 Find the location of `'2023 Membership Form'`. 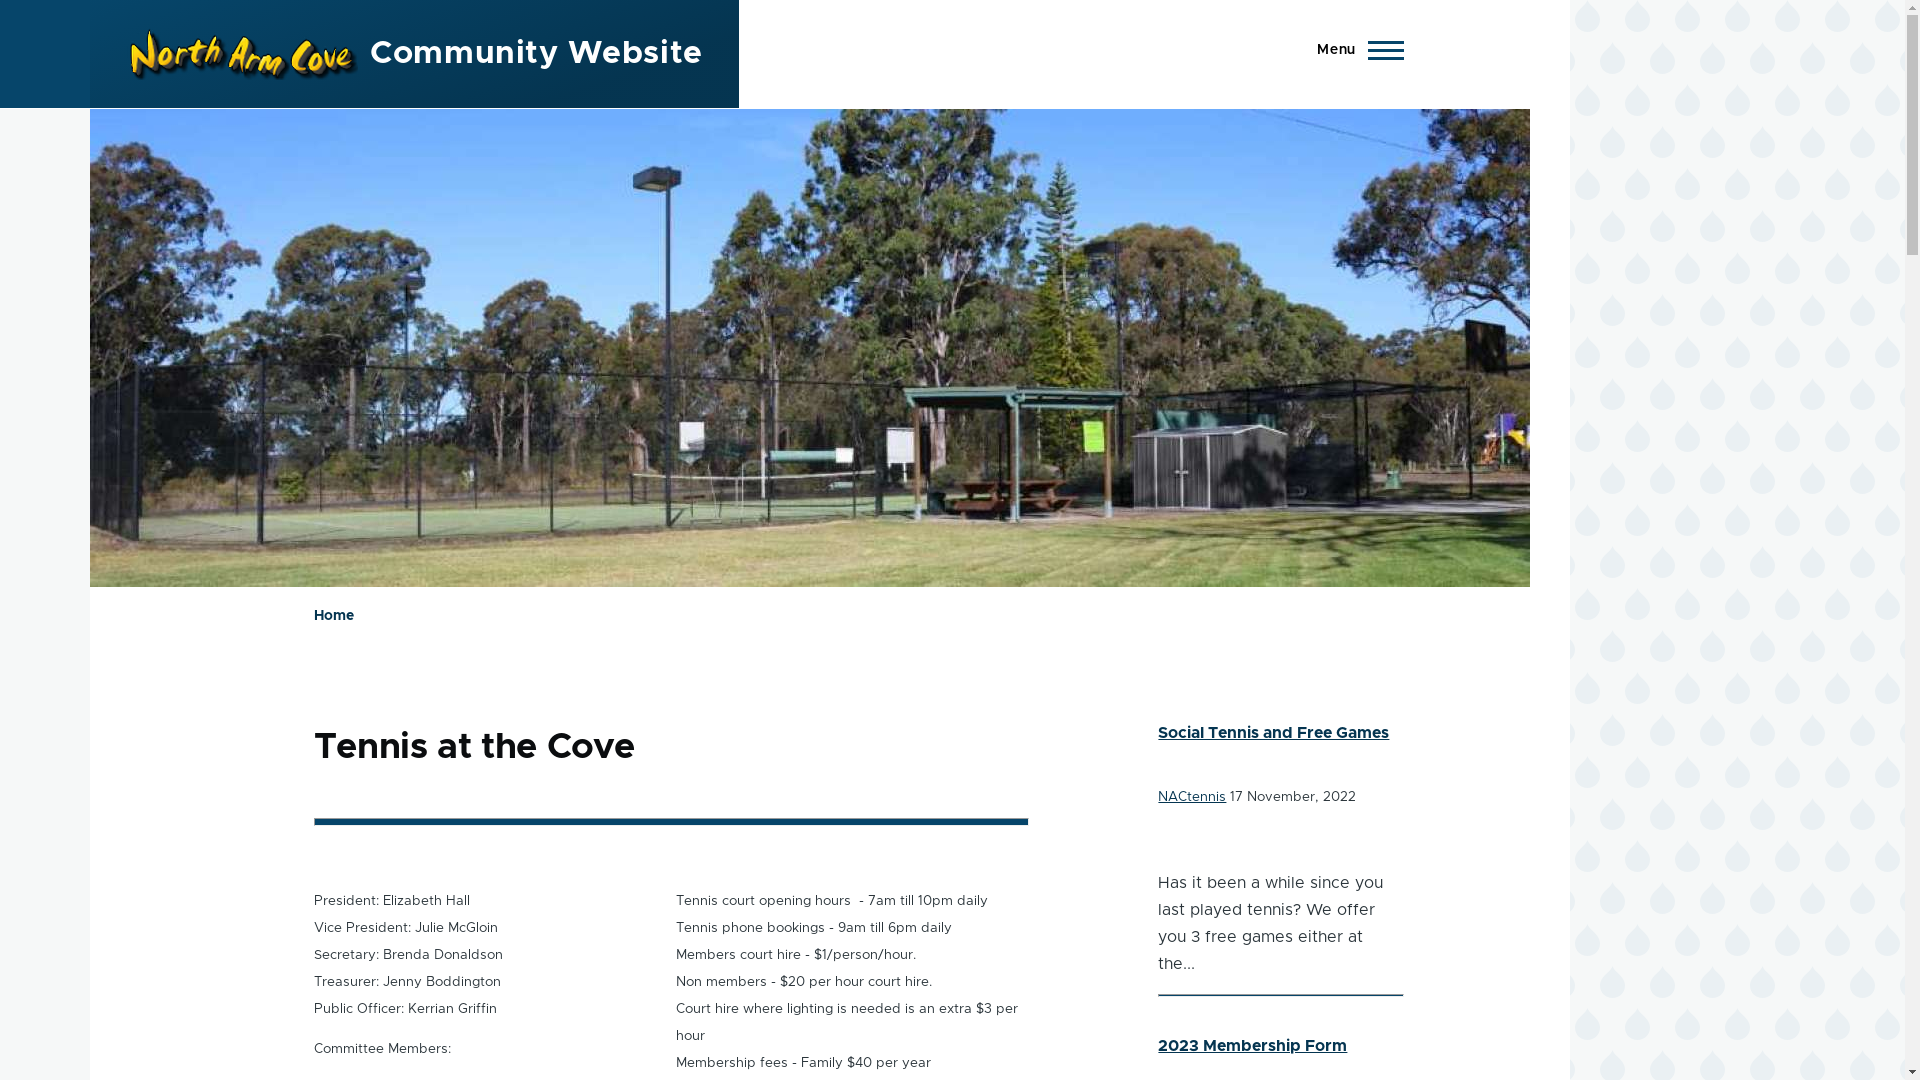

'2023 Membership Form' is located at coordinates (1251, 1044).